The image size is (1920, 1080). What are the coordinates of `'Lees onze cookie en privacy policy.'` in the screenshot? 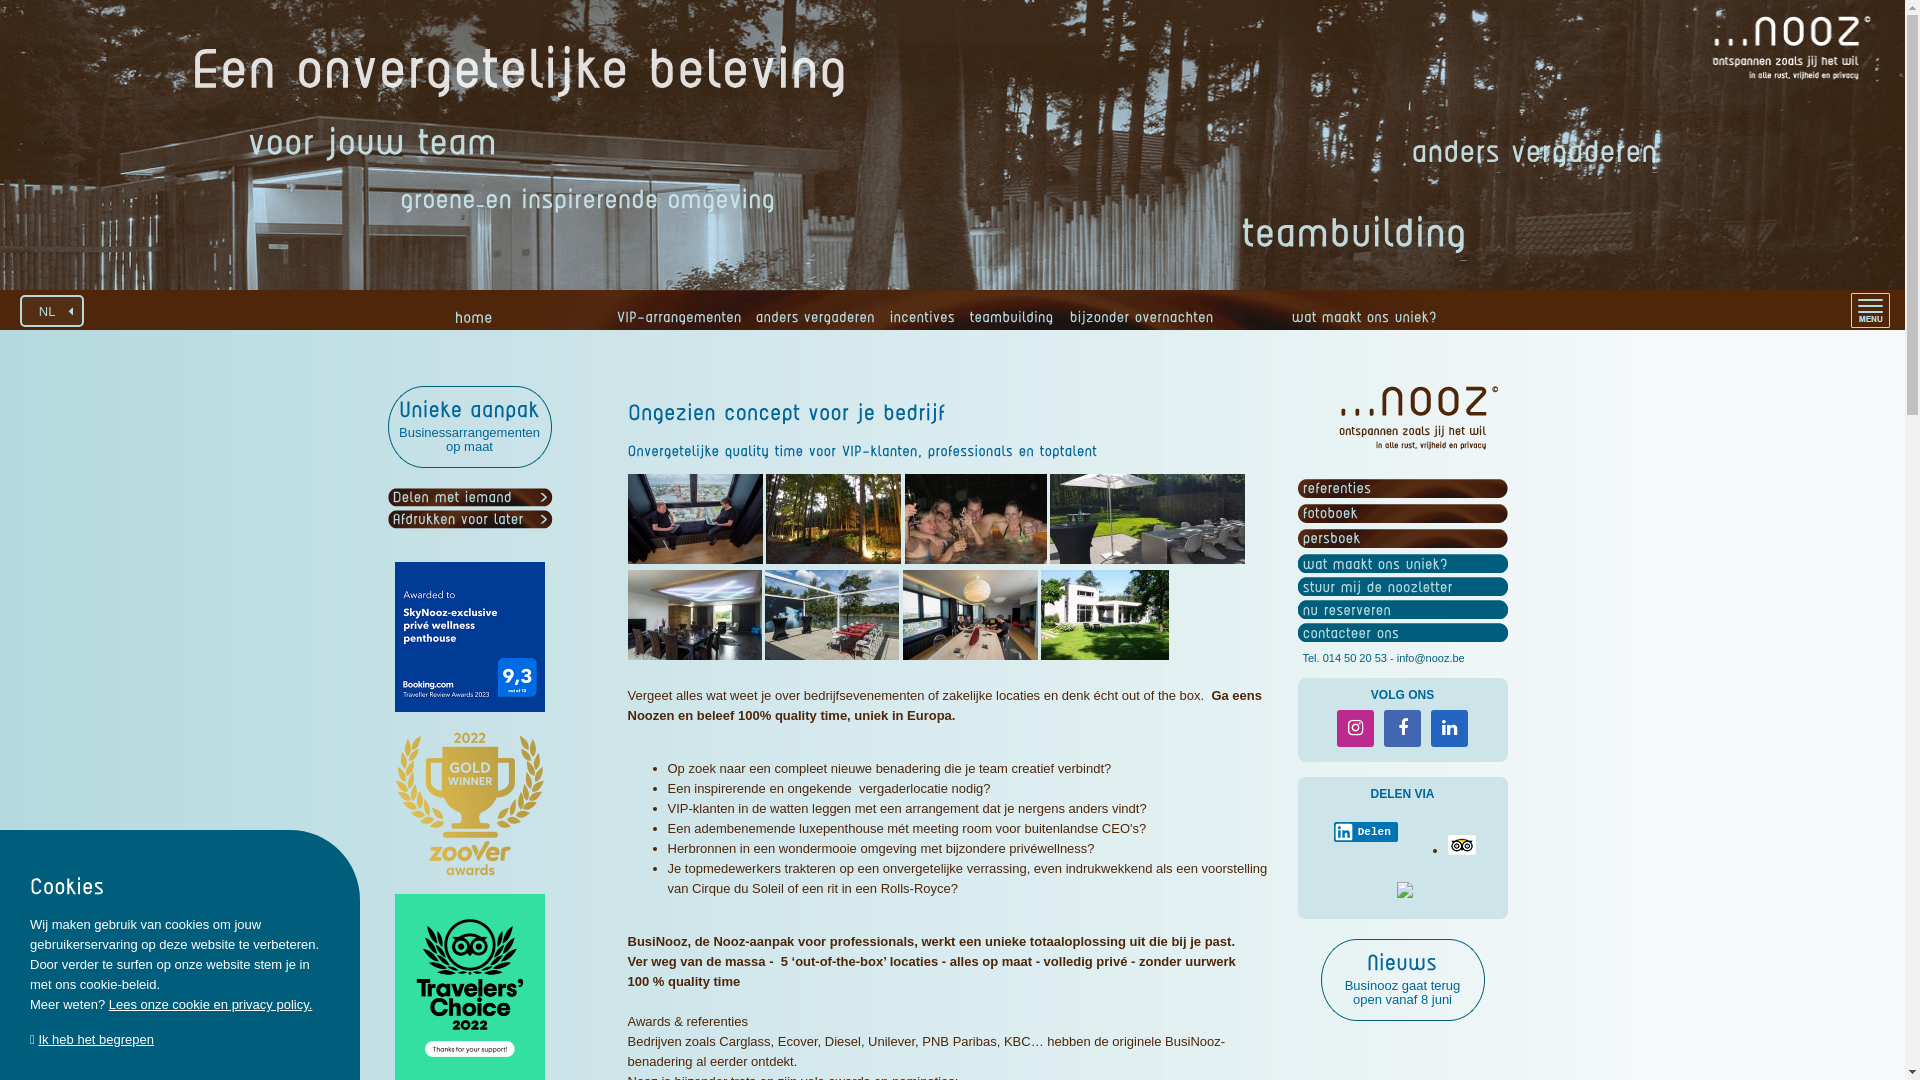 It's located at (108, 1004).